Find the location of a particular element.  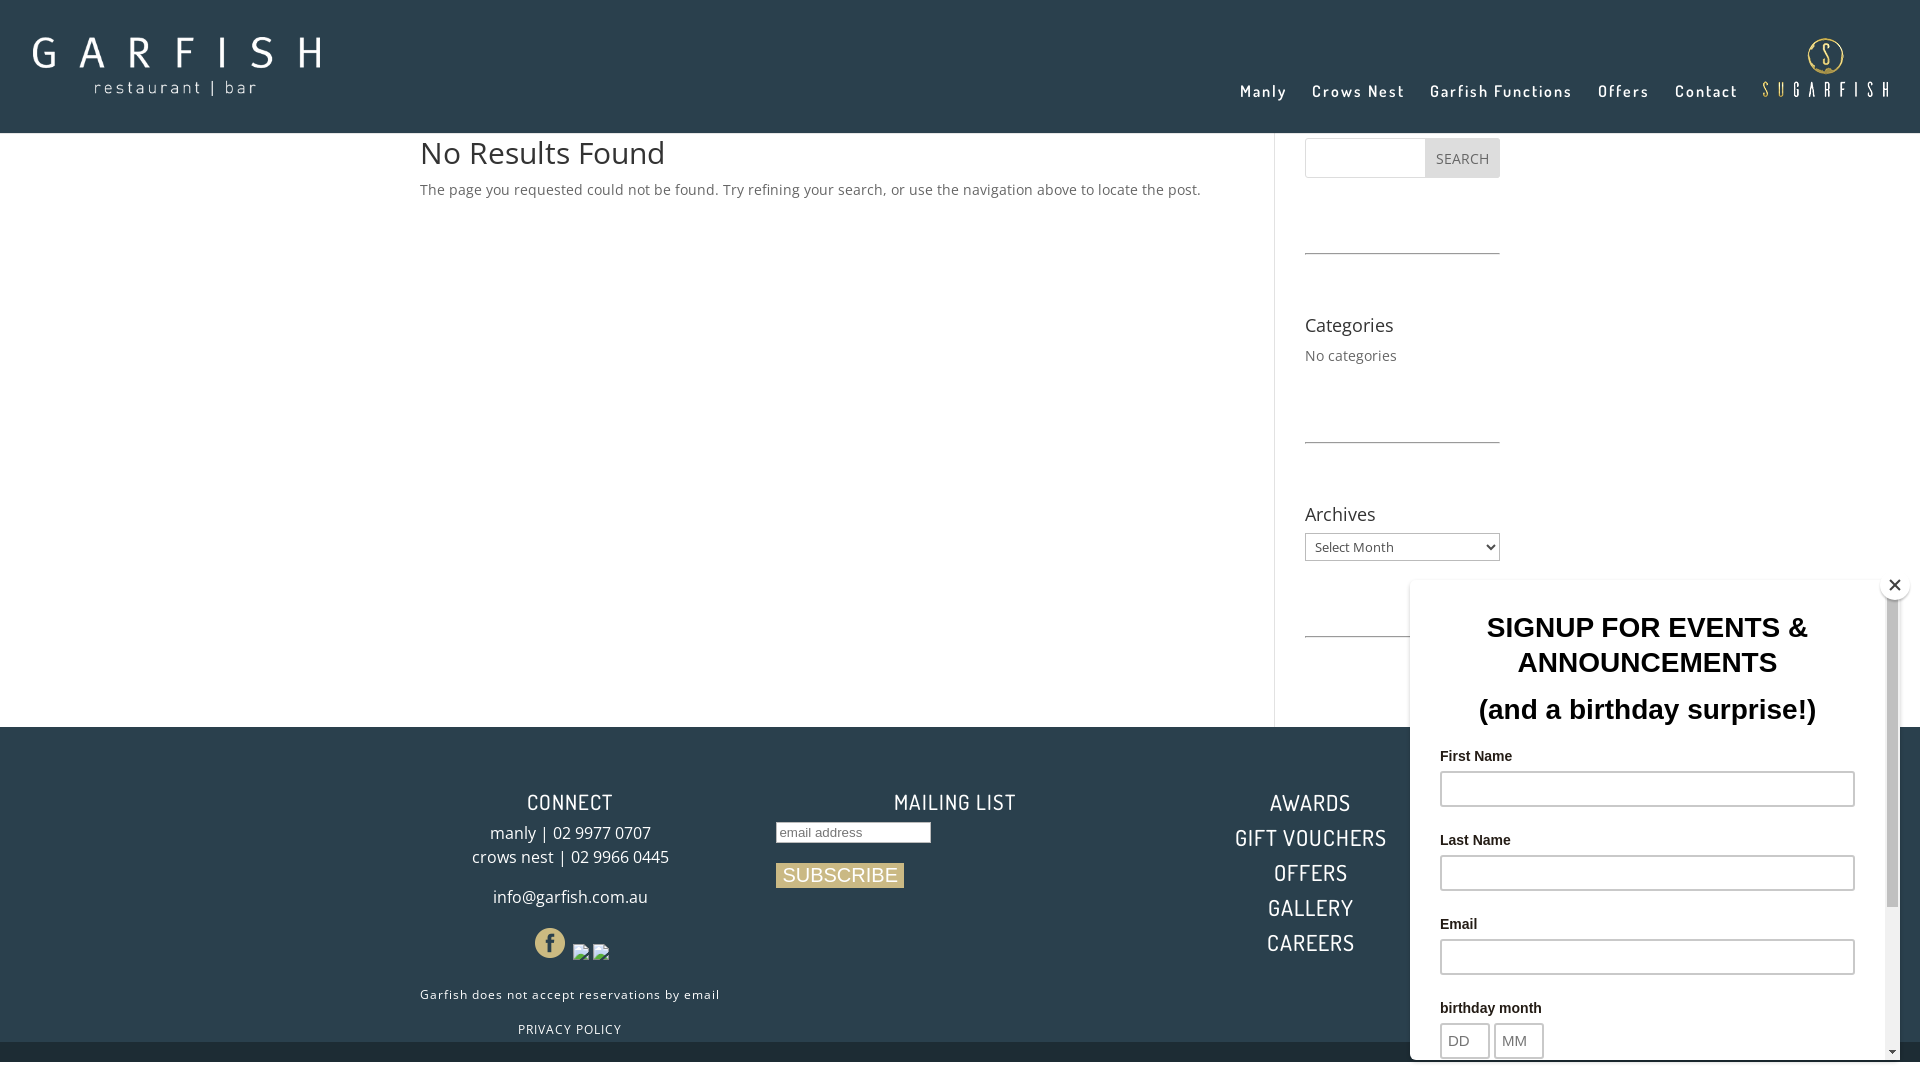

'OFFERS' is located at coordinates (1310, 870).